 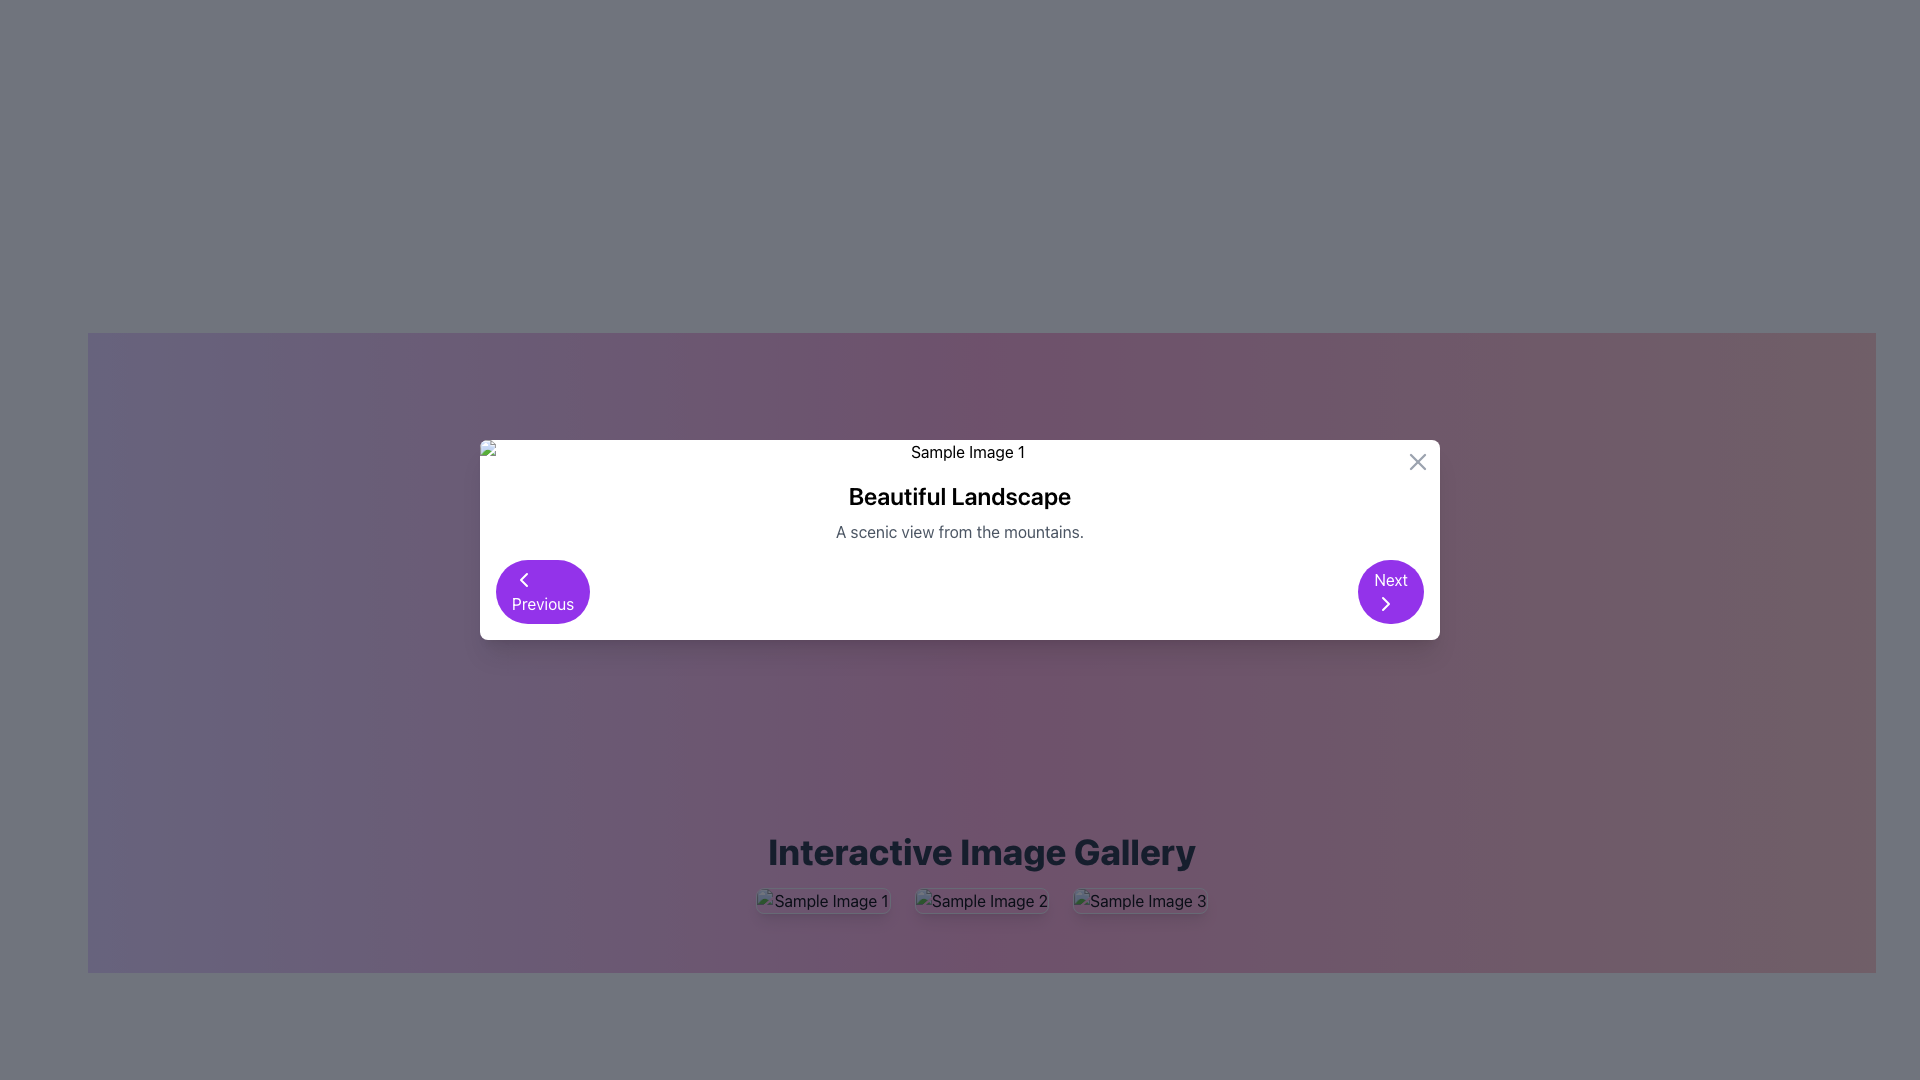 I want to click on the 'X' button located at the top-right corner of the modal window, so click(x=1416, y=462).